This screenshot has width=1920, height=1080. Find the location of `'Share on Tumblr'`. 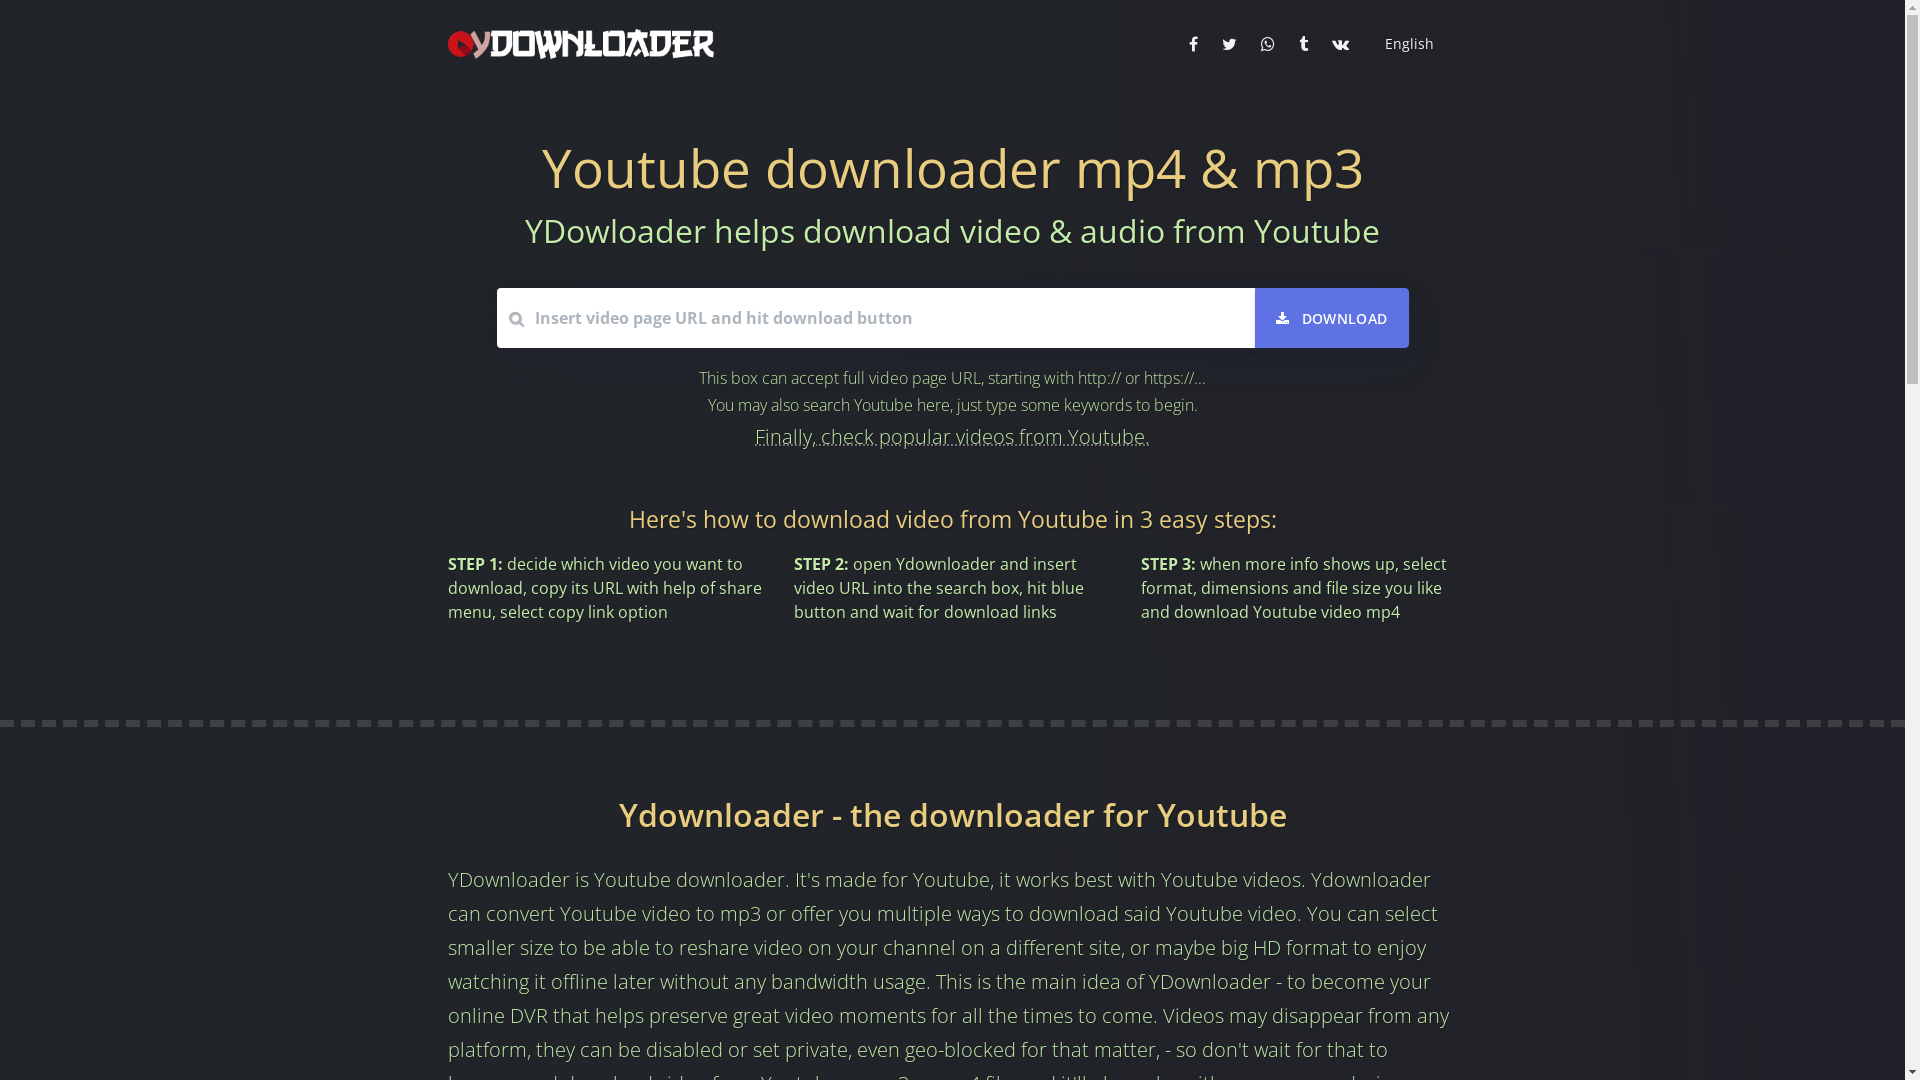

'Share on Tumblr' is located at coordinates (1290, 43).